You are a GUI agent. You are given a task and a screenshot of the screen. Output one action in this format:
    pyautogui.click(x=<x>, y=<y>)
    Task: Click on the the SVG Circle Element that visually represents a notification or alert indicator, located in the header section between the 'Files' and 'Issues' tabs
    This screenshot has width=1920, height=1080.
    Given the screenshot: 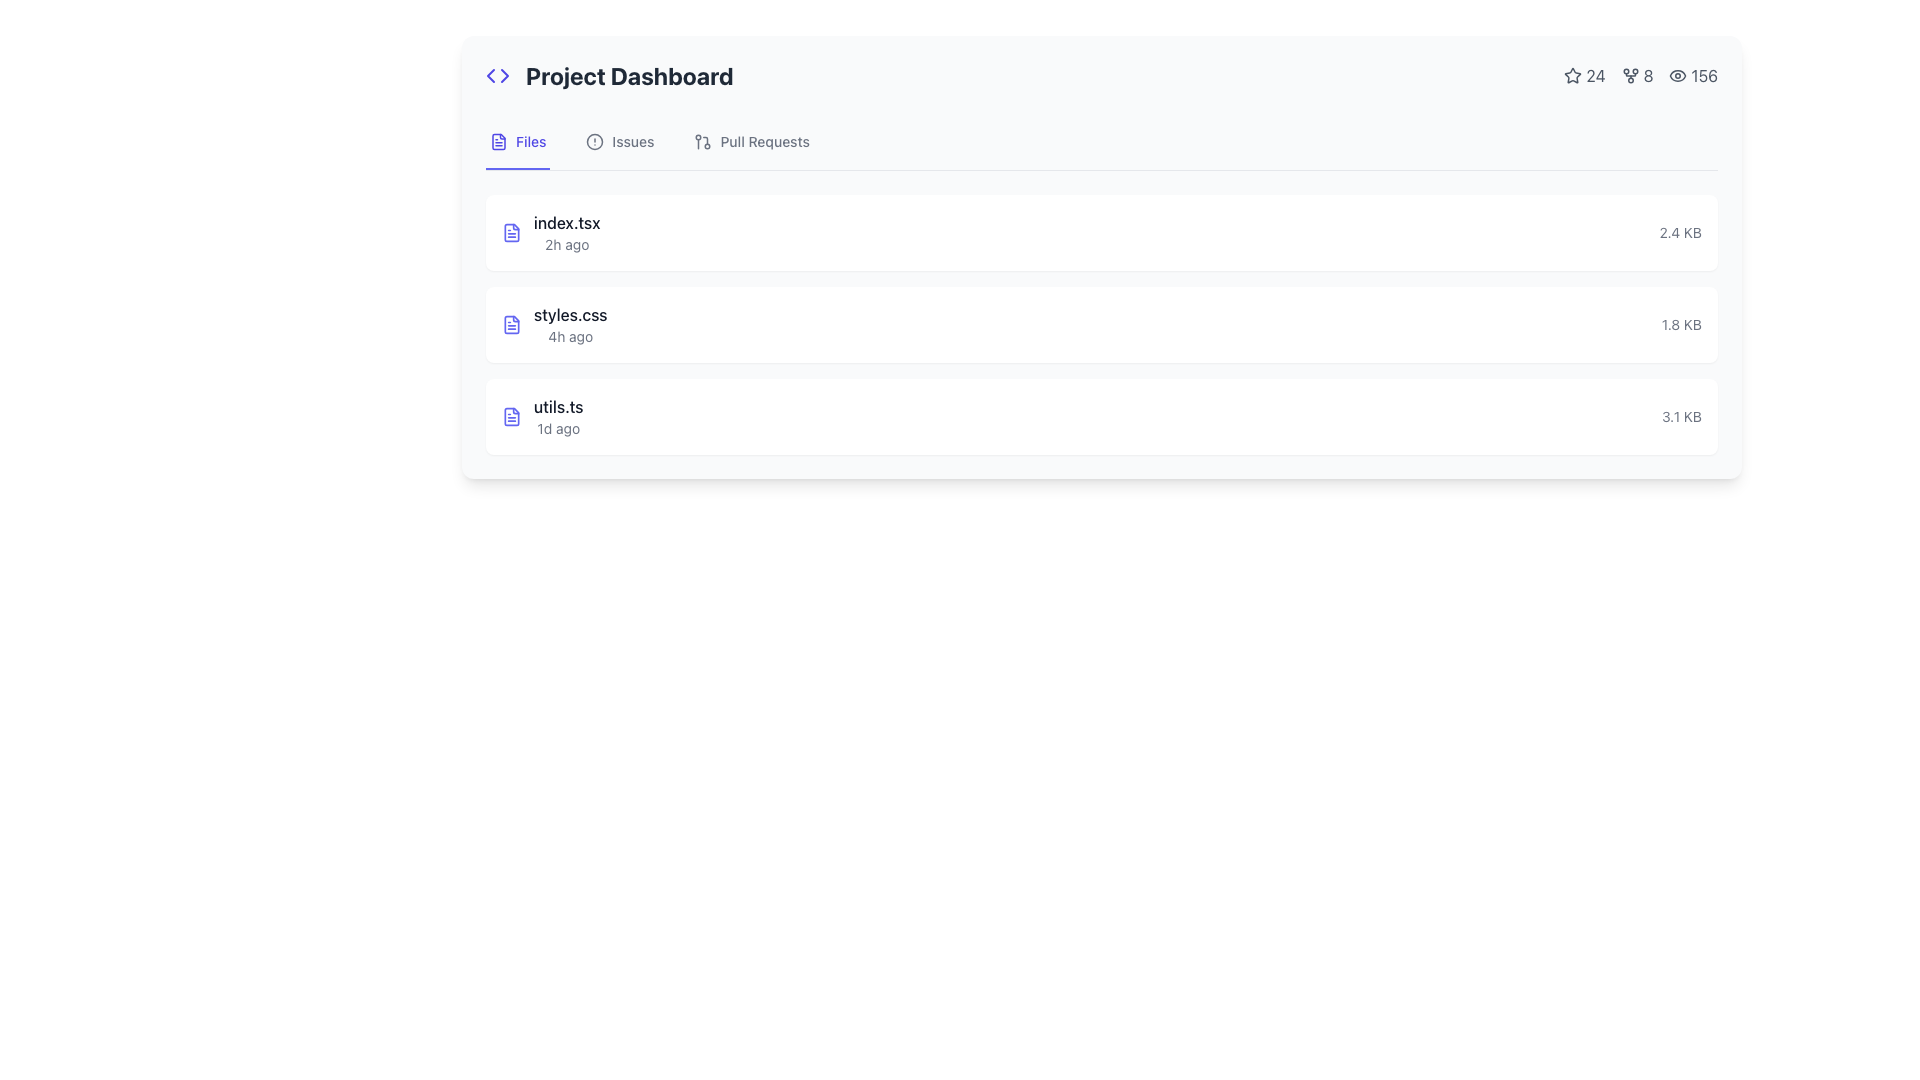 What is the action you would take?
    pyautogui.click(x=594, y=141)
    